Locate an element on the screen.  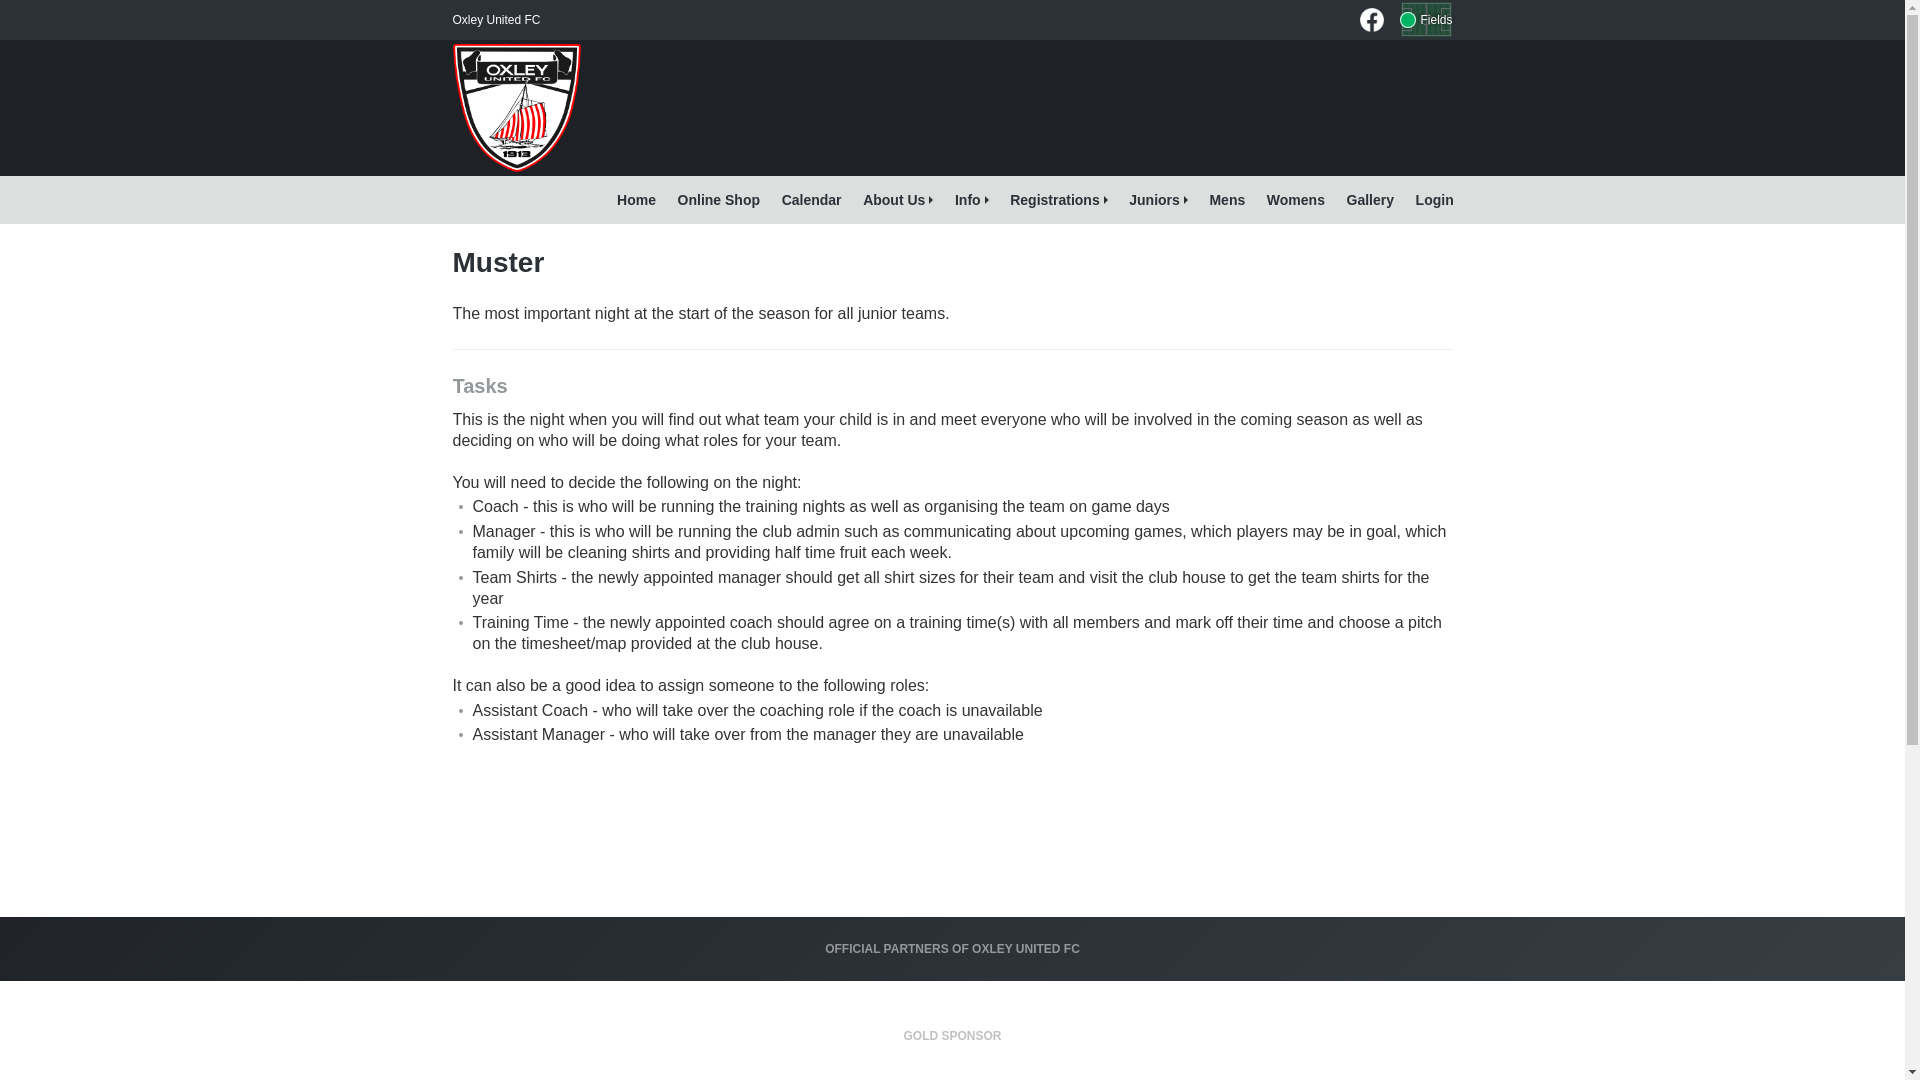
'About Us' is located at coordinates (896, 200).